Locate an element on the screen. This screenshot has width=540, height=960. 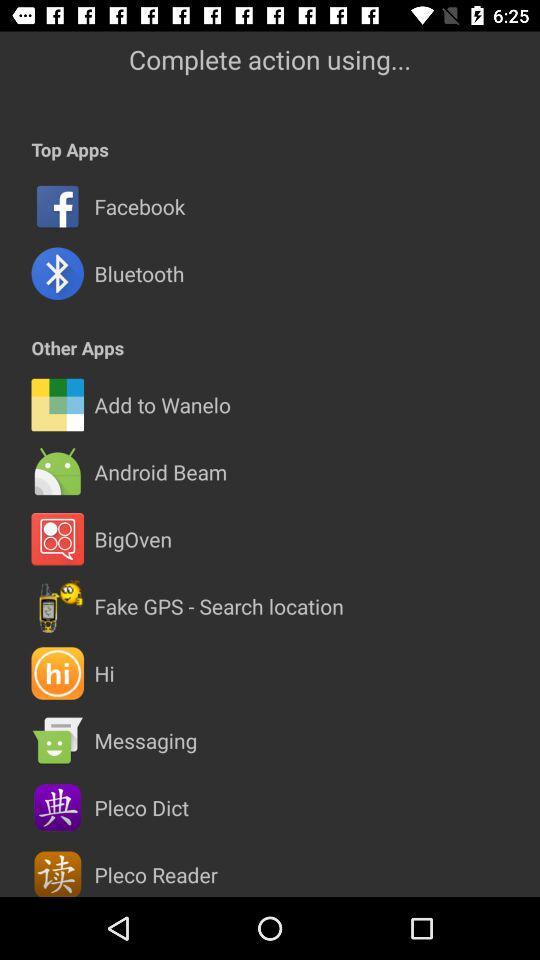
bigoven item is located at coordinates (133, 538).